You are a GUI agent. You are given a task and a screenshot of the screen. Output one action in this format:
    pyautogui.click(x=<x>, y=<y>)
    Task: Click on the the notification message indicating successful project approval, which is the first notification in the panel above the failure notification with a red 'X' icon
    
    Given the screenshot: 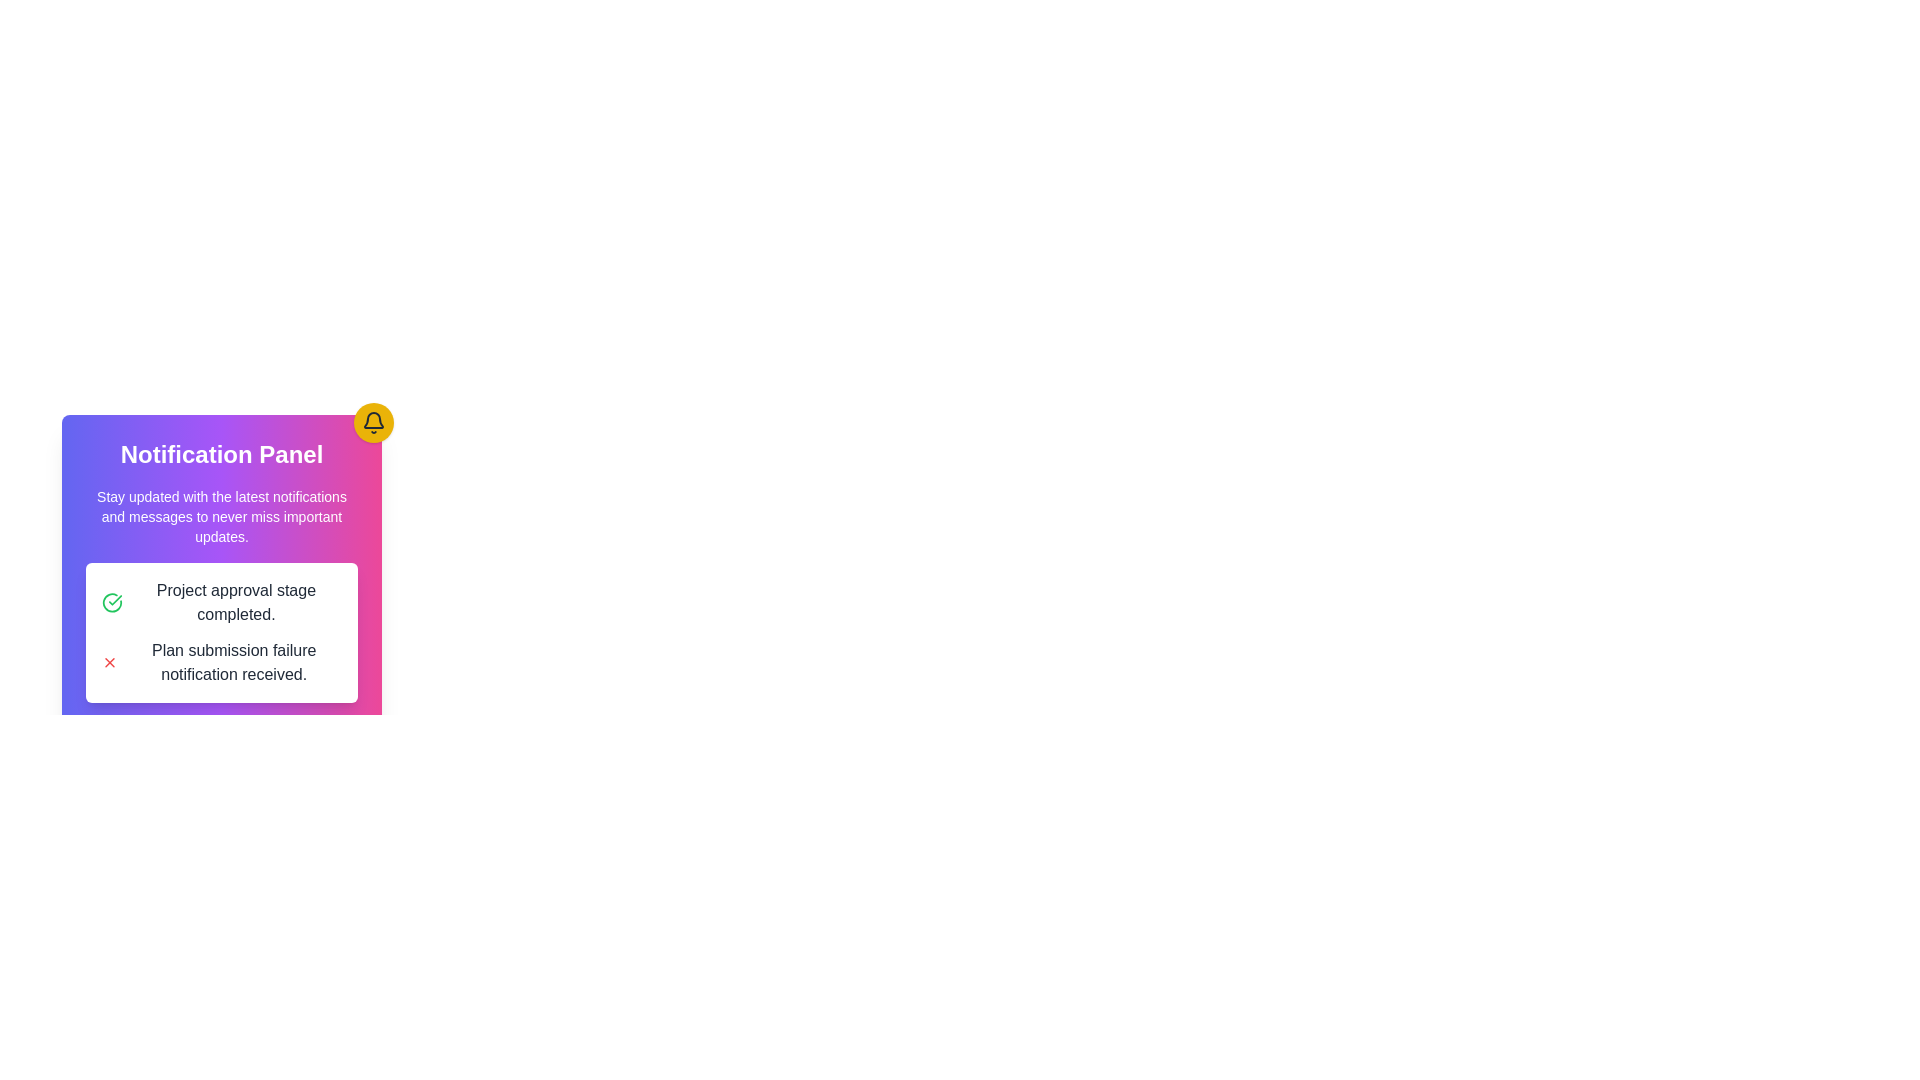 What is the action you would take?
    pyautogui.click(x=221, y=601)
    